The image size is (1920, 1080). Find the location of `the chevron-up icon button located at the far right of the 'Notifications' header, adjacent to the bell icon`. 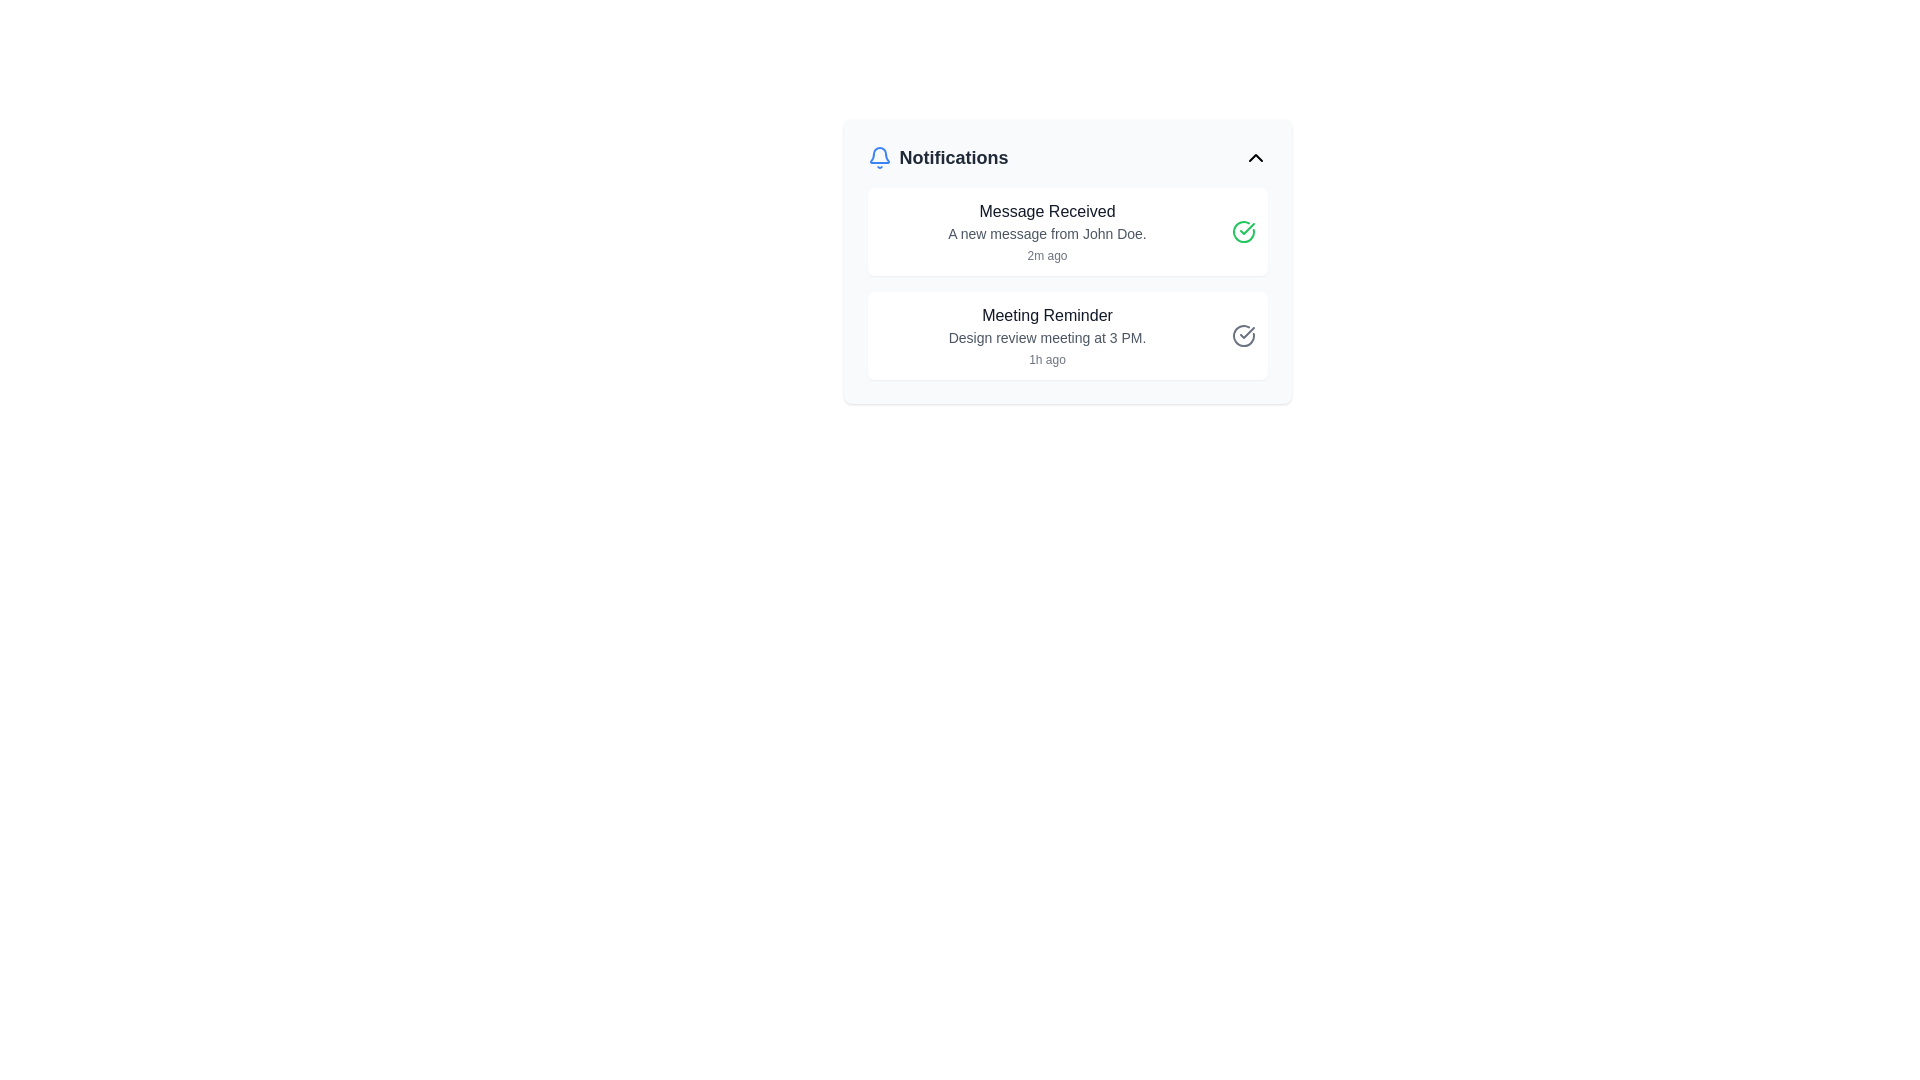

the chevron-up icon button located at the far right of the 'Notifications' header, adjacent to the bell icon is located at coordinates (1254, 157).